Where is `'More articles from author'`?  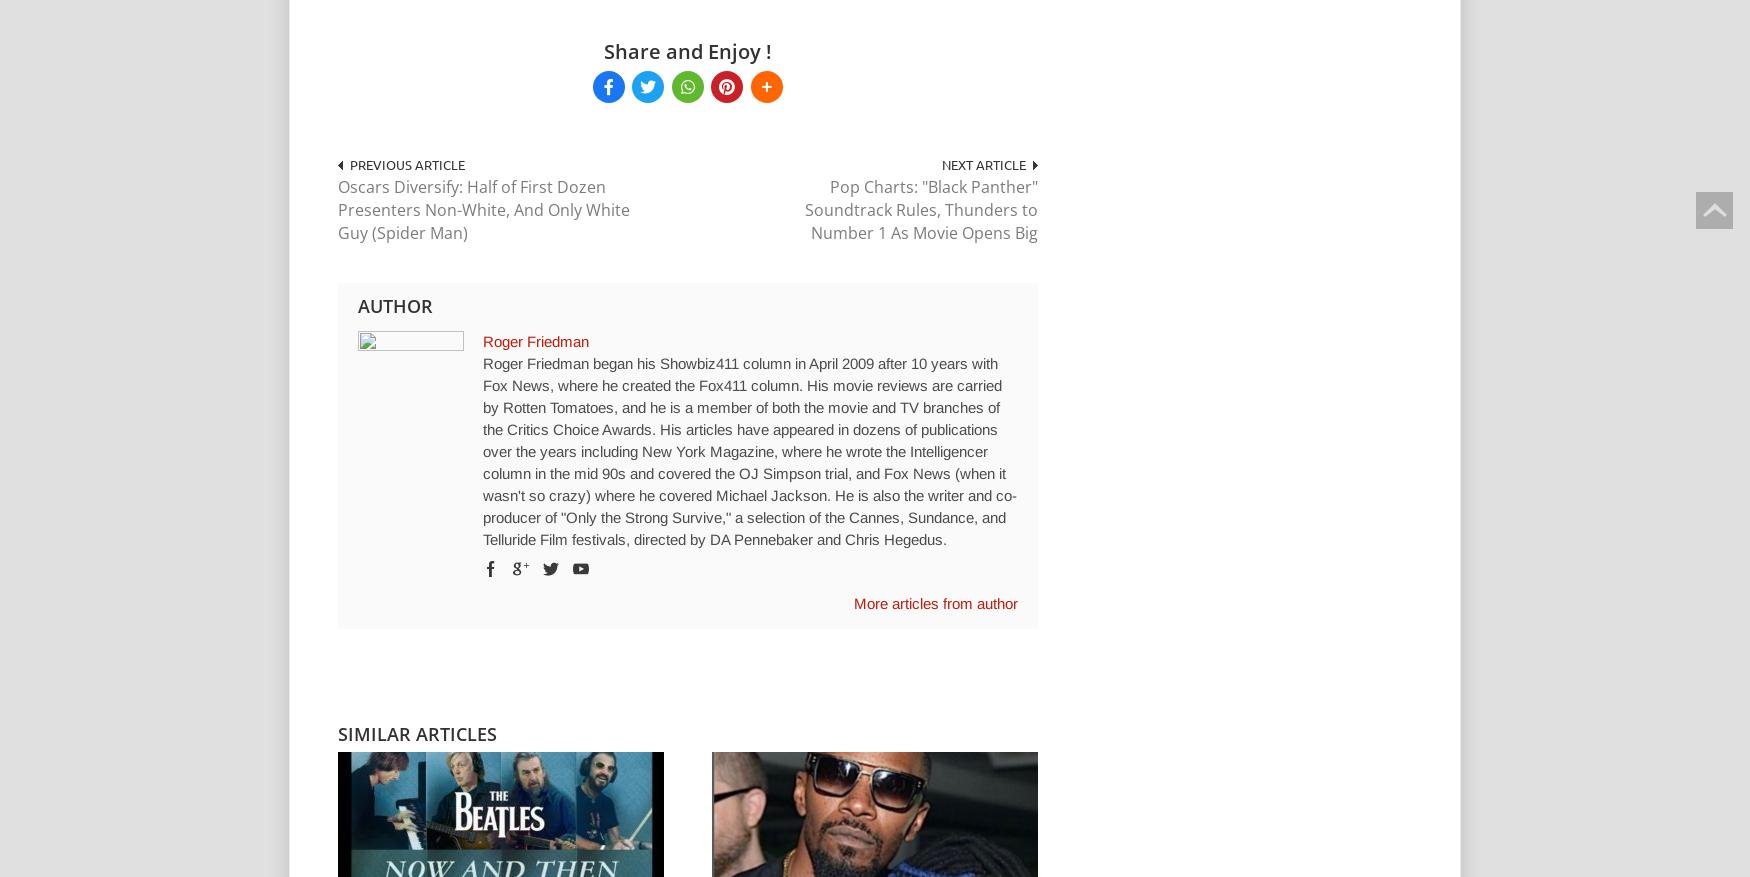
'More articles from author' is located at coordinates (852, 601).